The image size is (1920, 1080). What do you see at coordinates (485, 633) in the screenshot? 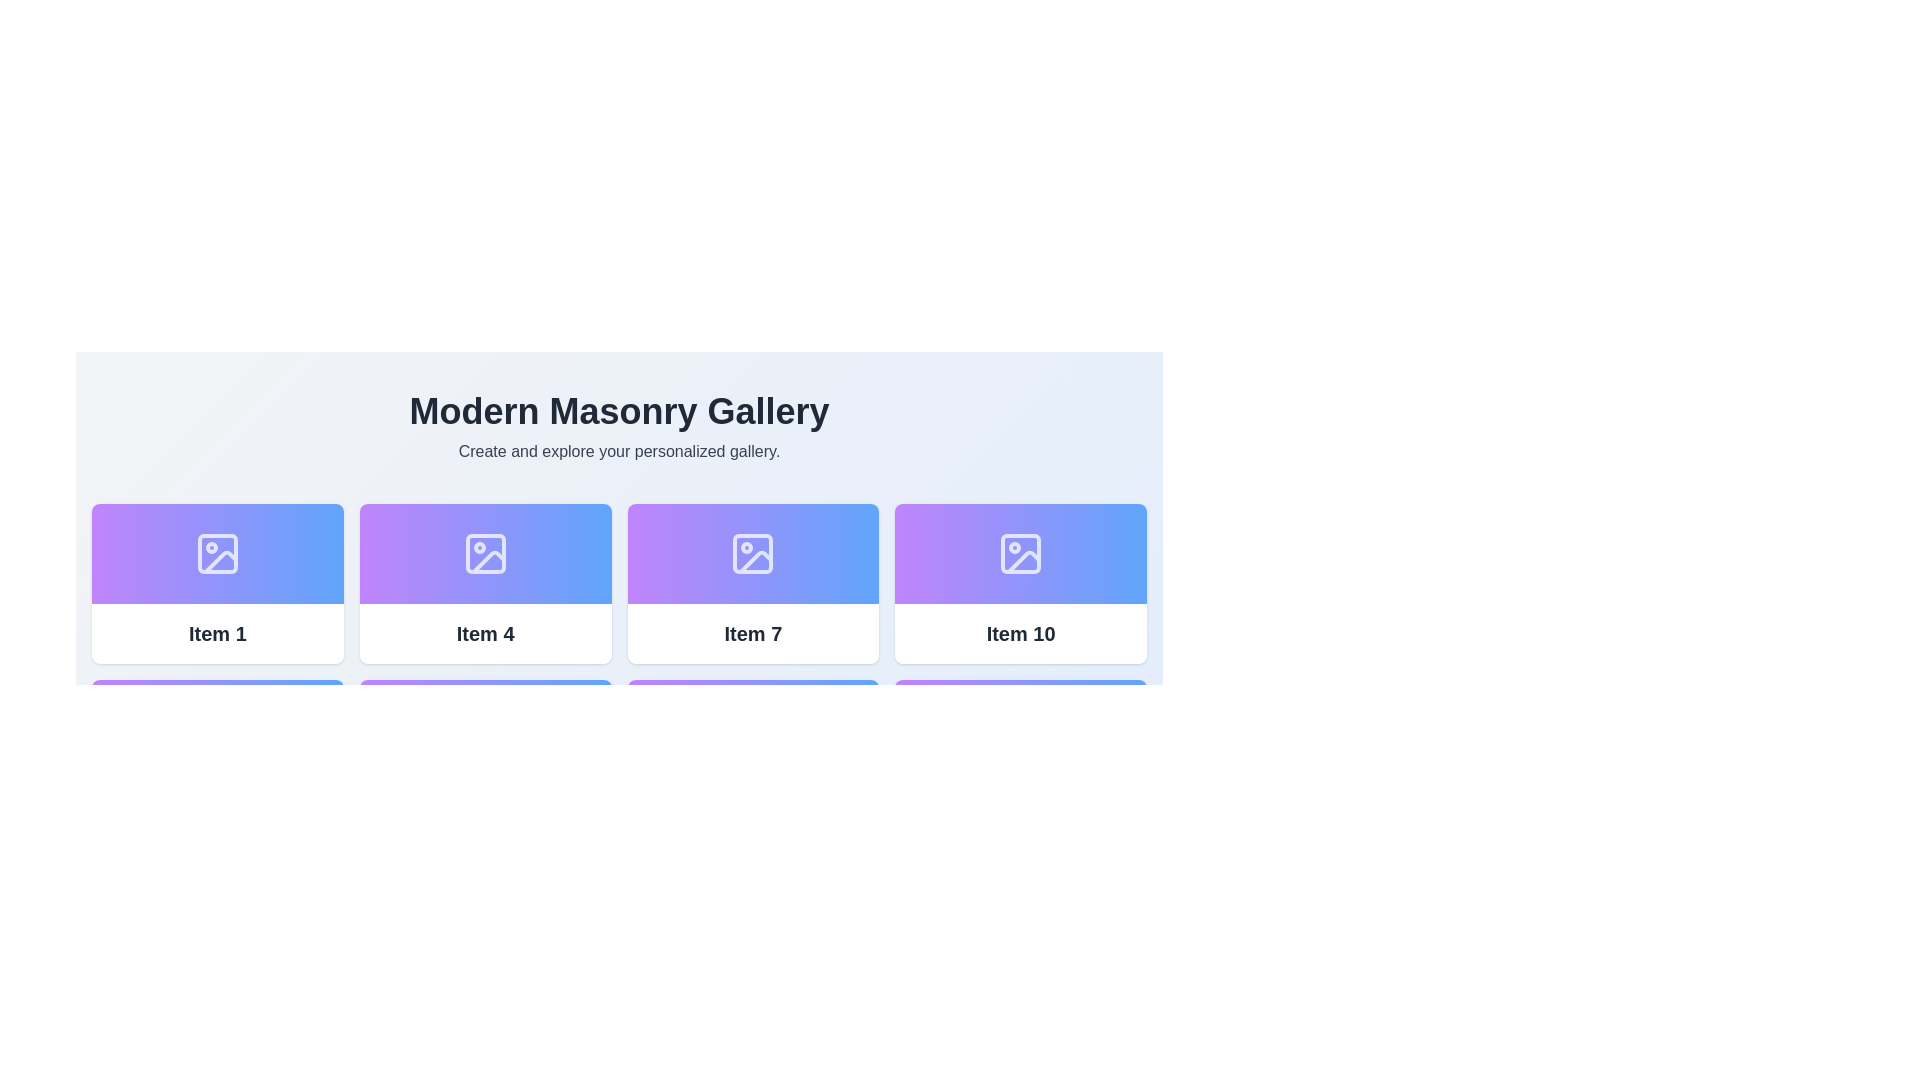
I see `the text label 'Item 4' which provides information about the corresponding card in the grid layout` at bounding box center [485, 633].